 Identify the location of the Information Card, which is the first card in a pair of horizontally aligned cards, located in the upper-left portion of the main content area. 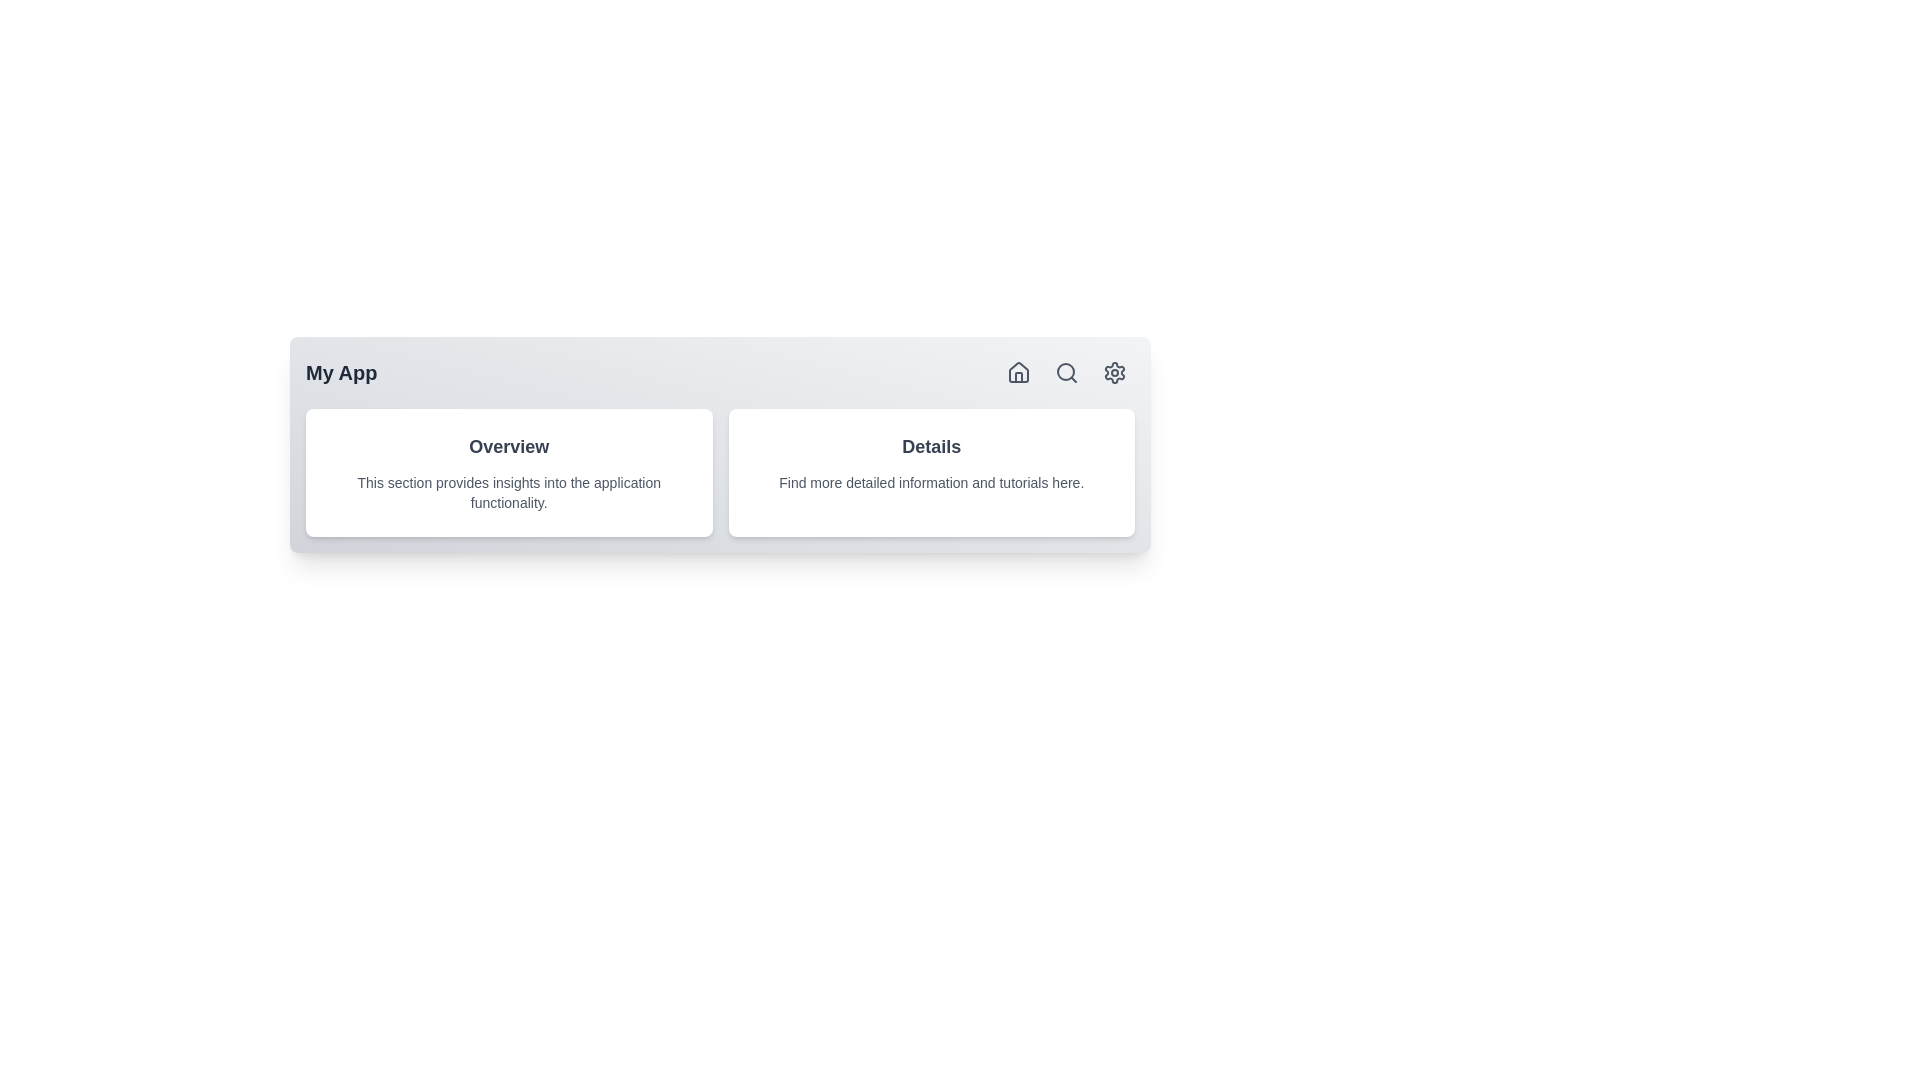
(509, 473).